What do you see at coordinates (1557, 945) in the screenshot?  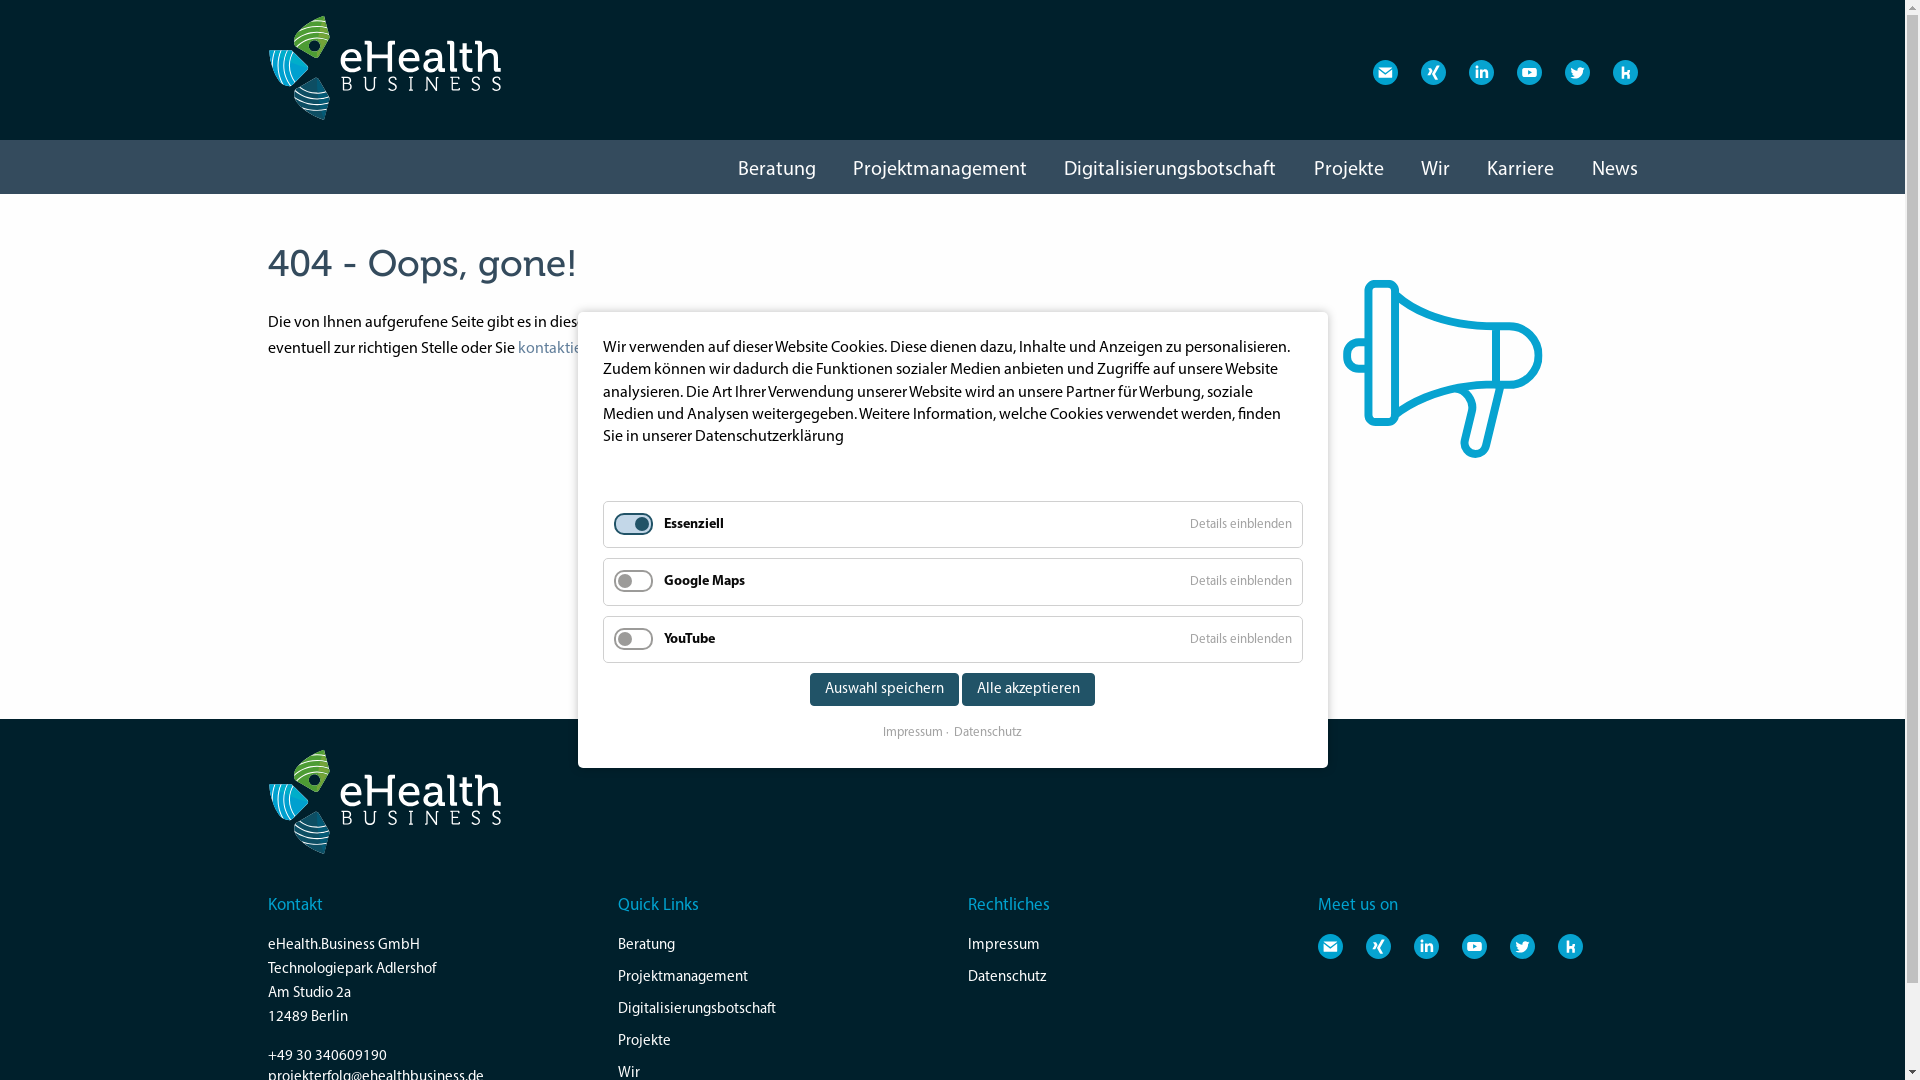 I see `'Besuchen Sie uns auf Kununu'` at bounding box center [1557, 945].